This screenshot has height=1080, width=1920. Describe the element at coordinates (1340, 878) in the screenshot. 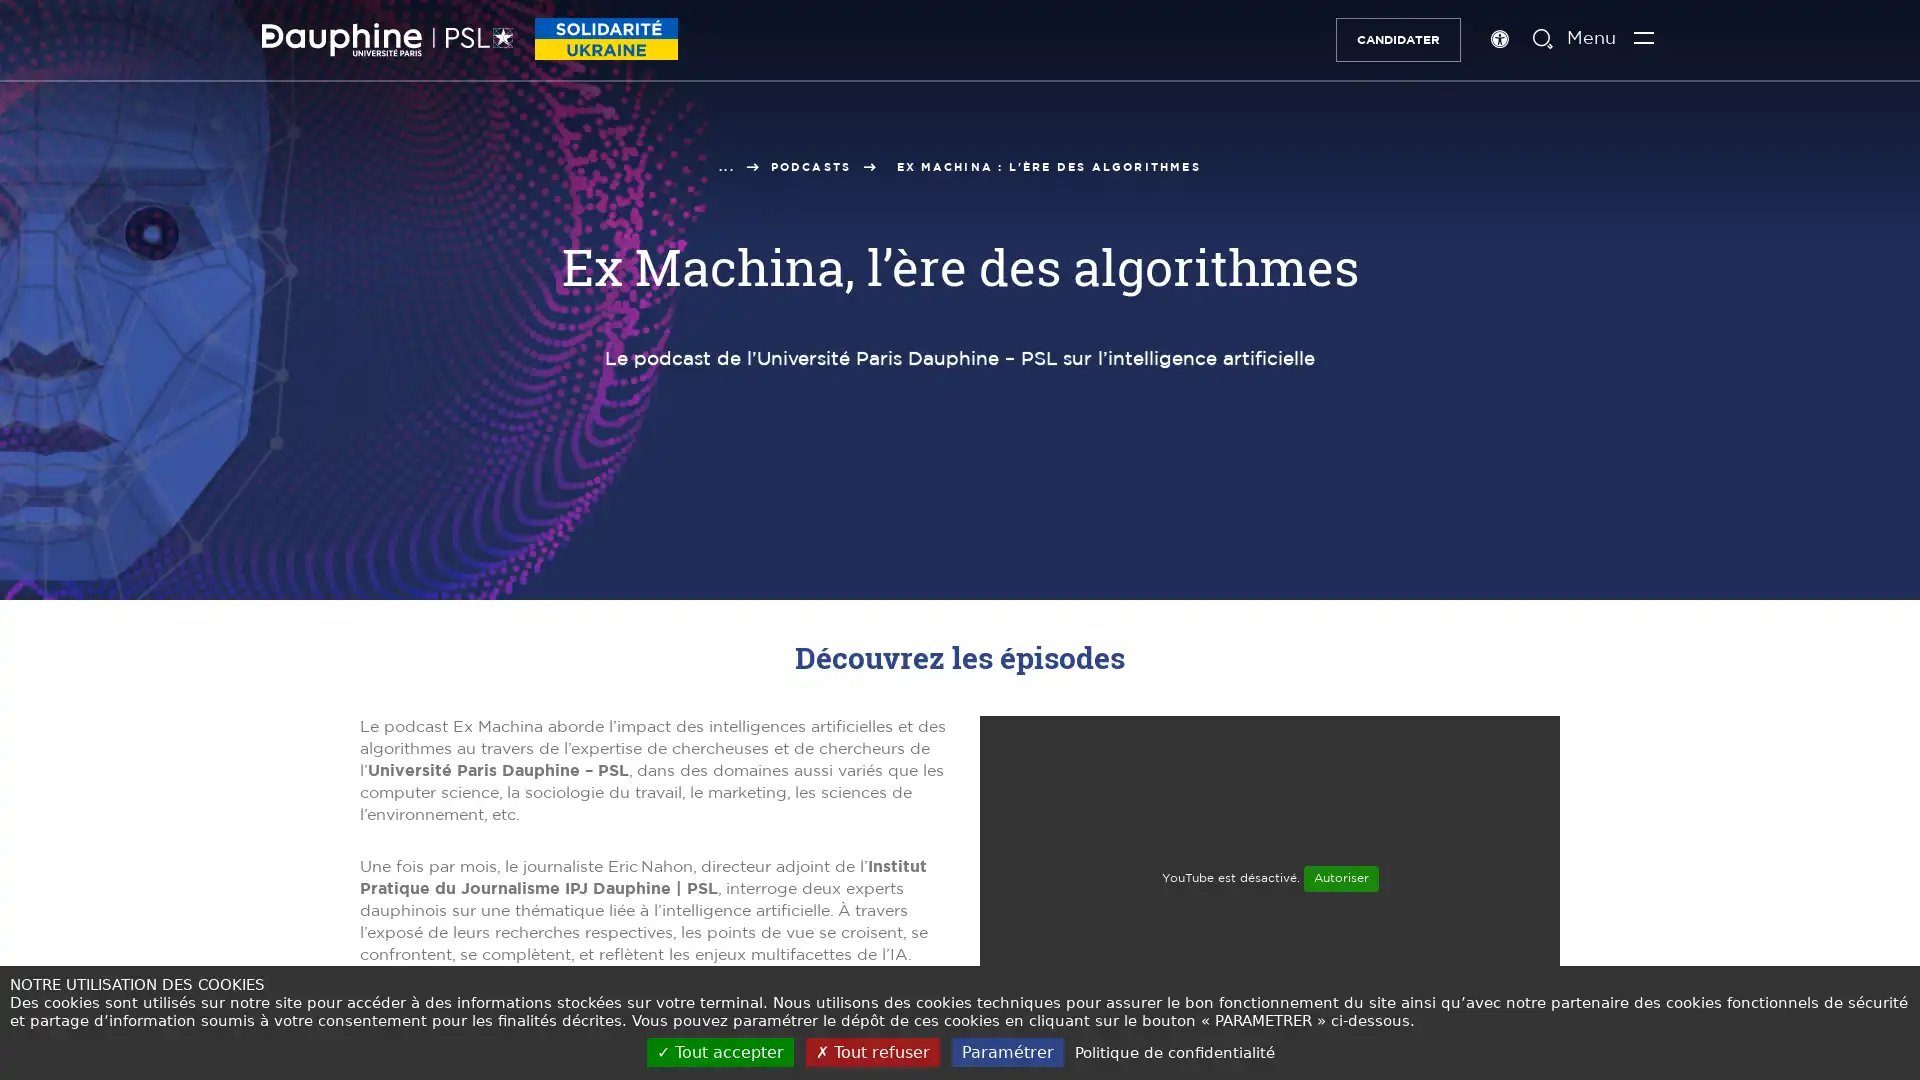

I see `Autoriser` at that location.